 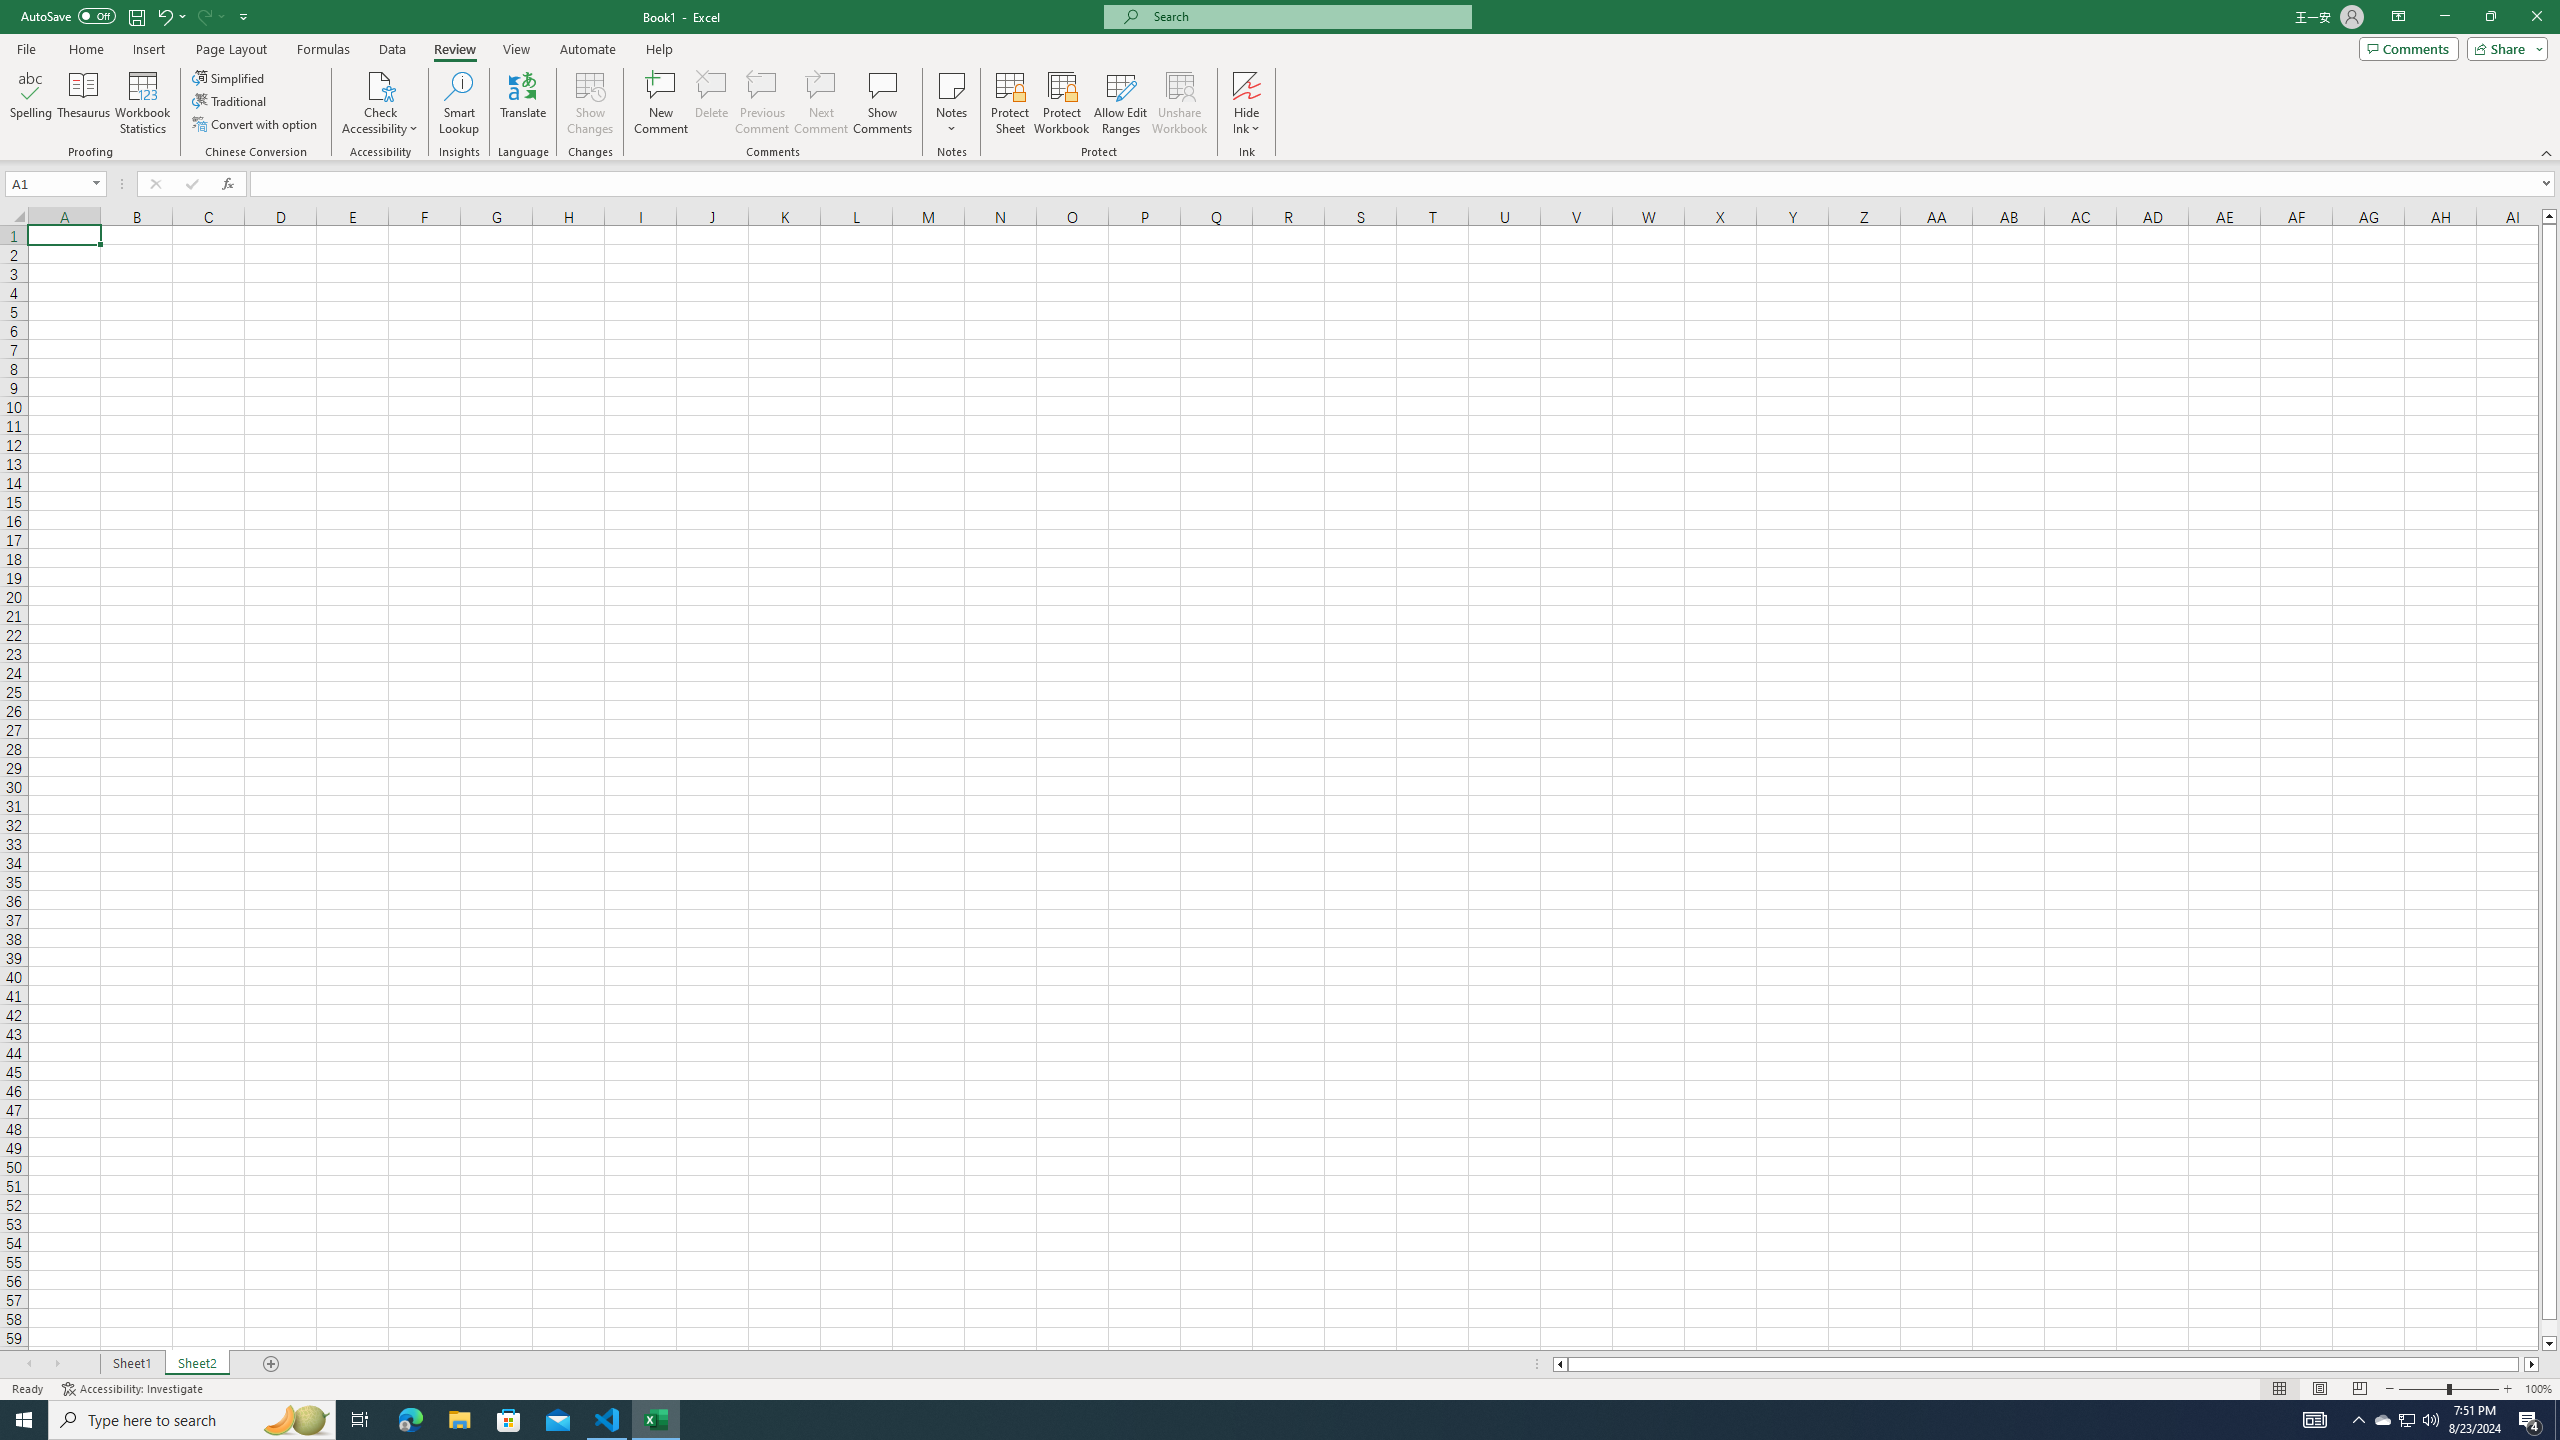 I want to click on 'Check Accessibility', so click(x=379, y=103).